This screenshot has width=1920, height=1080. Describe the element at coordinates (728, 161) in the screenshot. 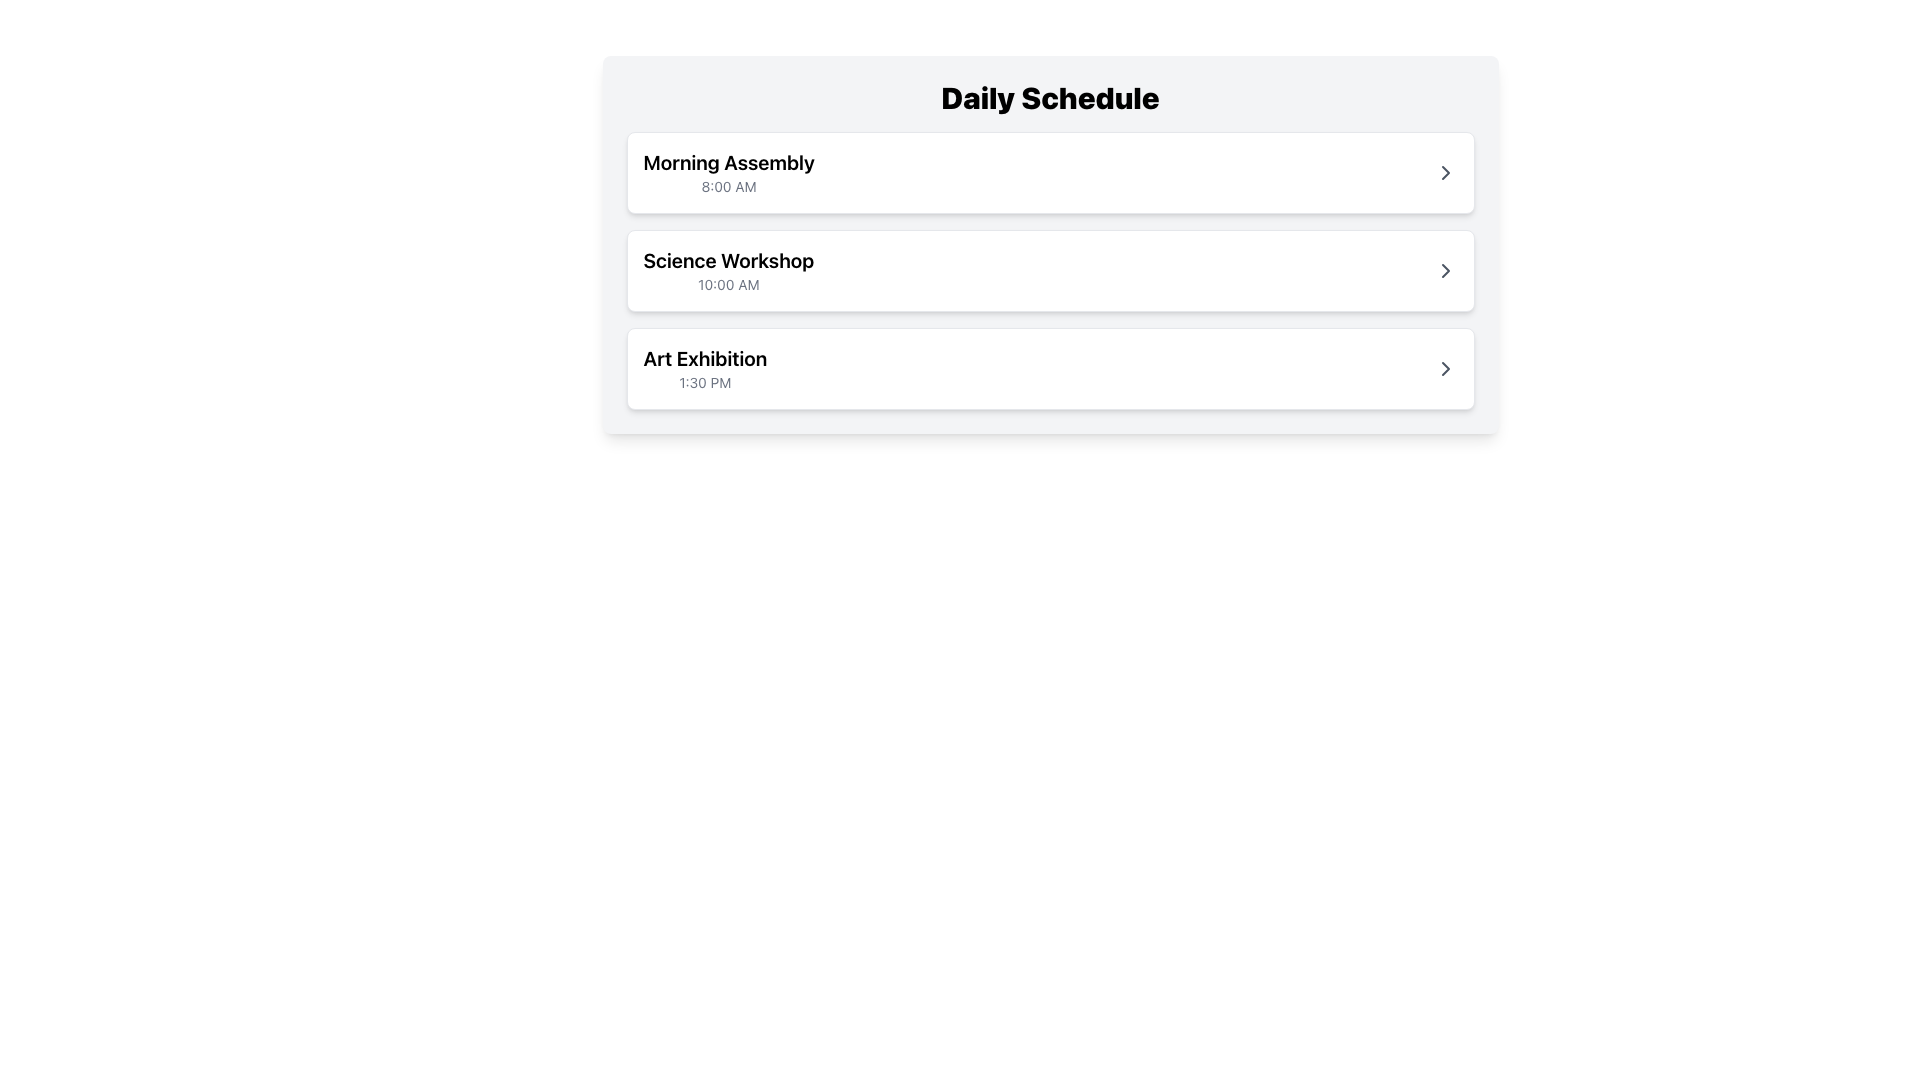

I see `the text label that serves as the title for the schedule item, positioned as the header in the first list item above the time label '8:00 AM'` at that location.